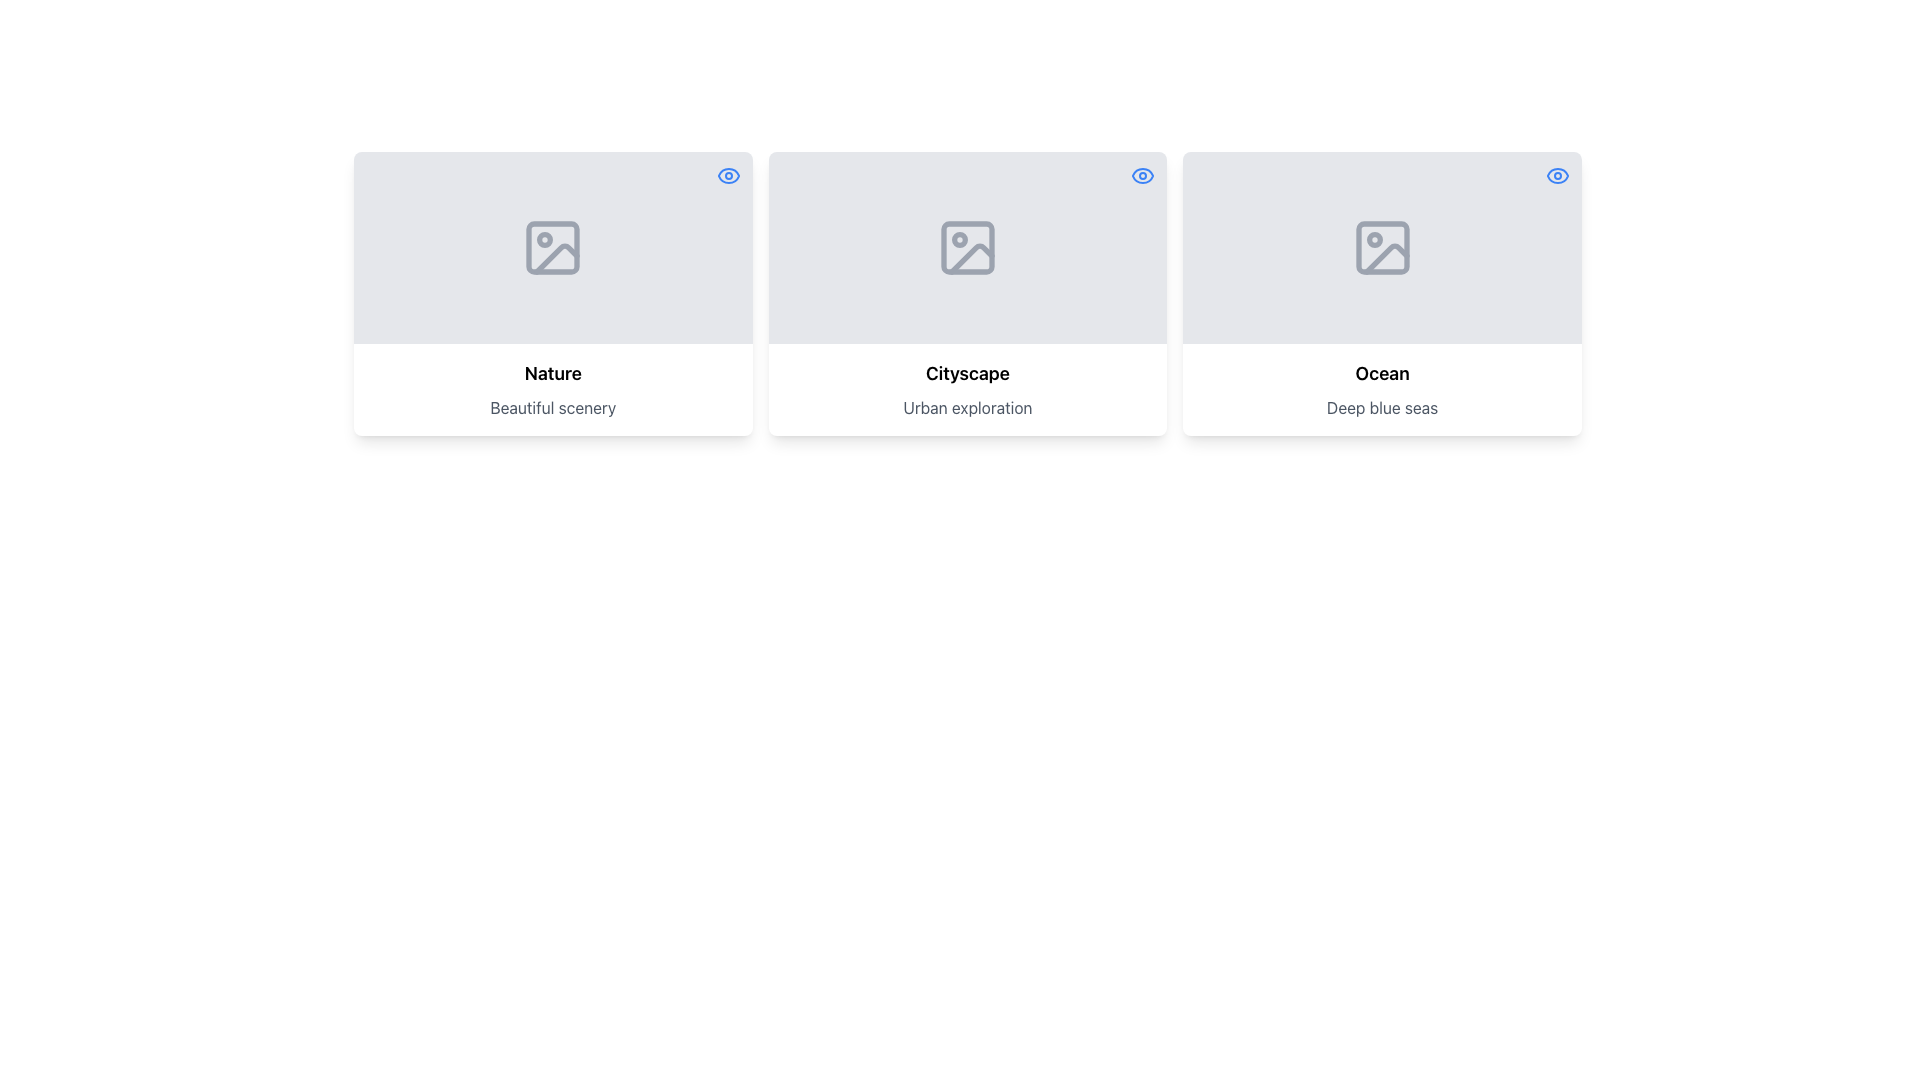  What do you see at coordinates (553, 246) in the screenshot?
I see `the icon resembling a simplified image outline with a square border, a circle representing the sun, and diagonal lines suggesting a mountain, located within the first card labeled 'Nature'` at bounding box center [553, 246].